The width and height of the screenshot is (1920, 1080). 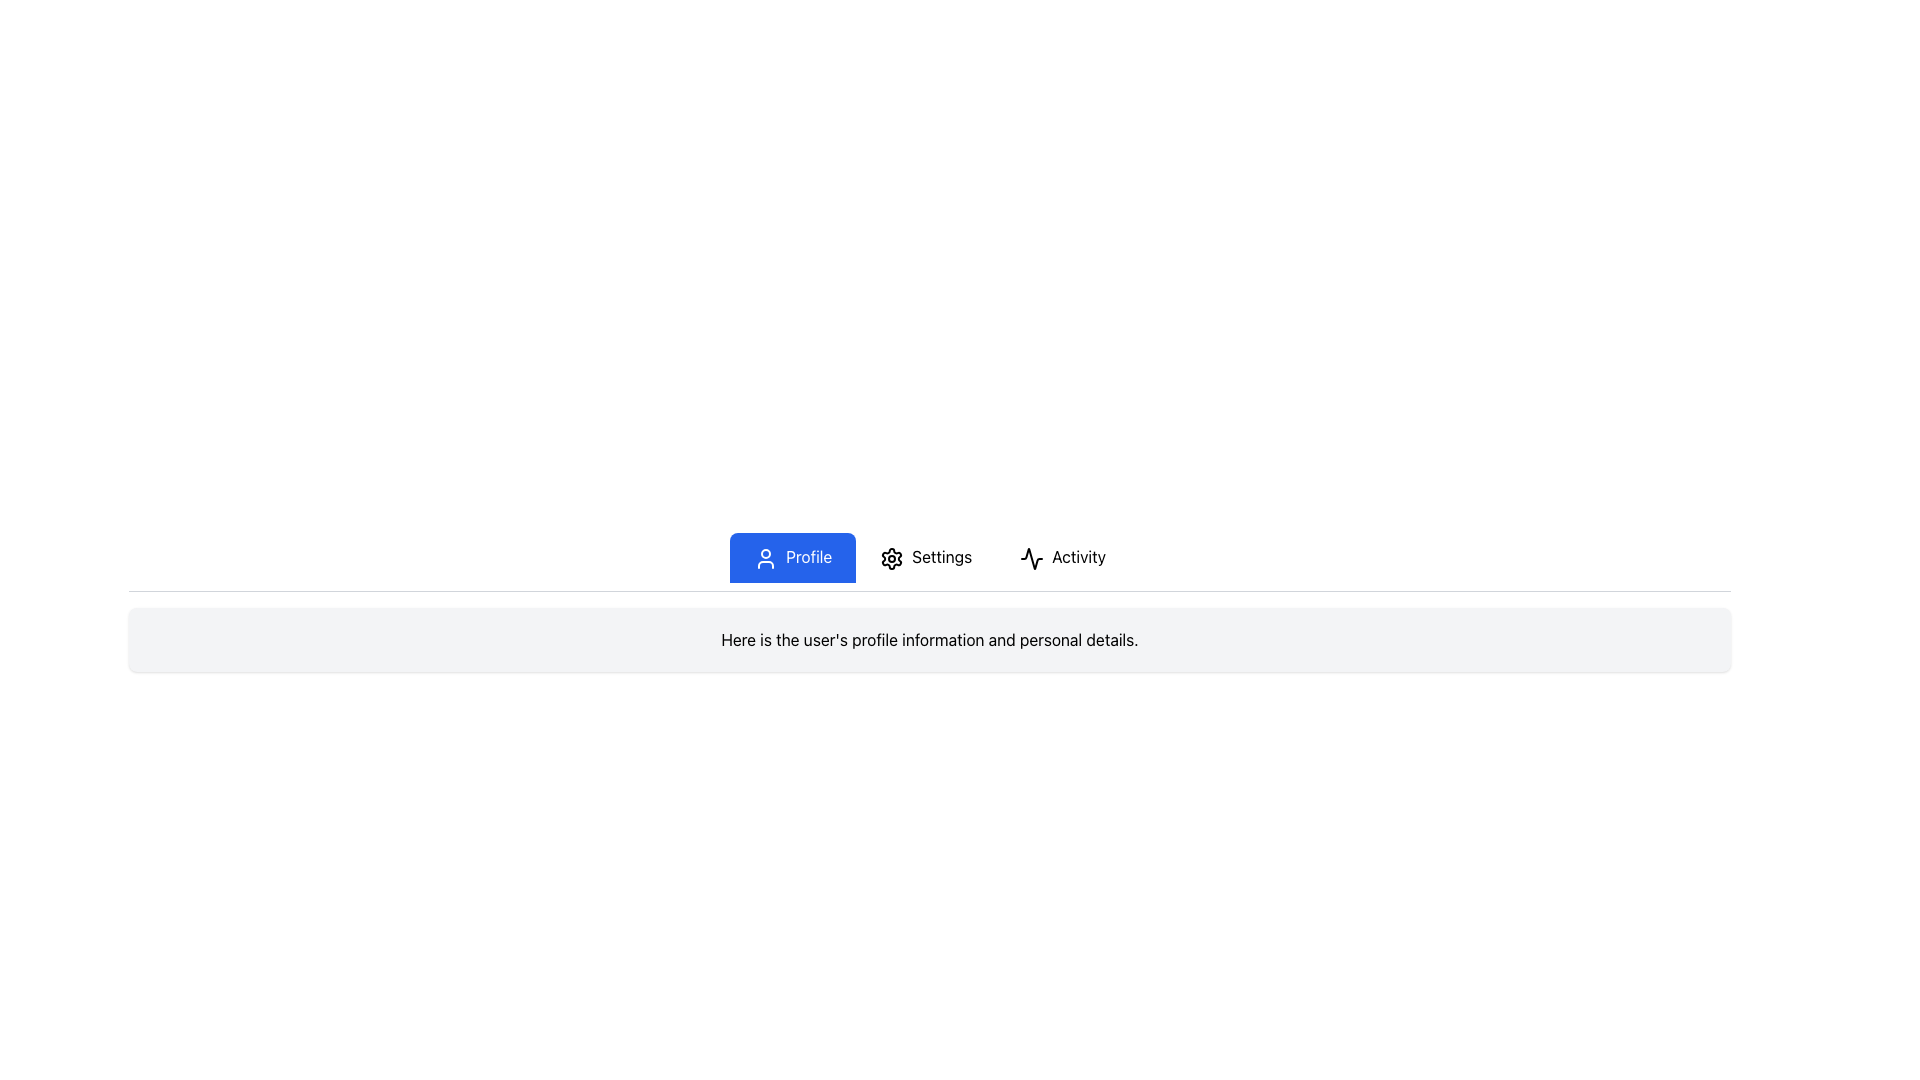 I want to click on the settings icon located directly to the left of the 'Settings' label within the navigation group, so click(x=891, y=558).